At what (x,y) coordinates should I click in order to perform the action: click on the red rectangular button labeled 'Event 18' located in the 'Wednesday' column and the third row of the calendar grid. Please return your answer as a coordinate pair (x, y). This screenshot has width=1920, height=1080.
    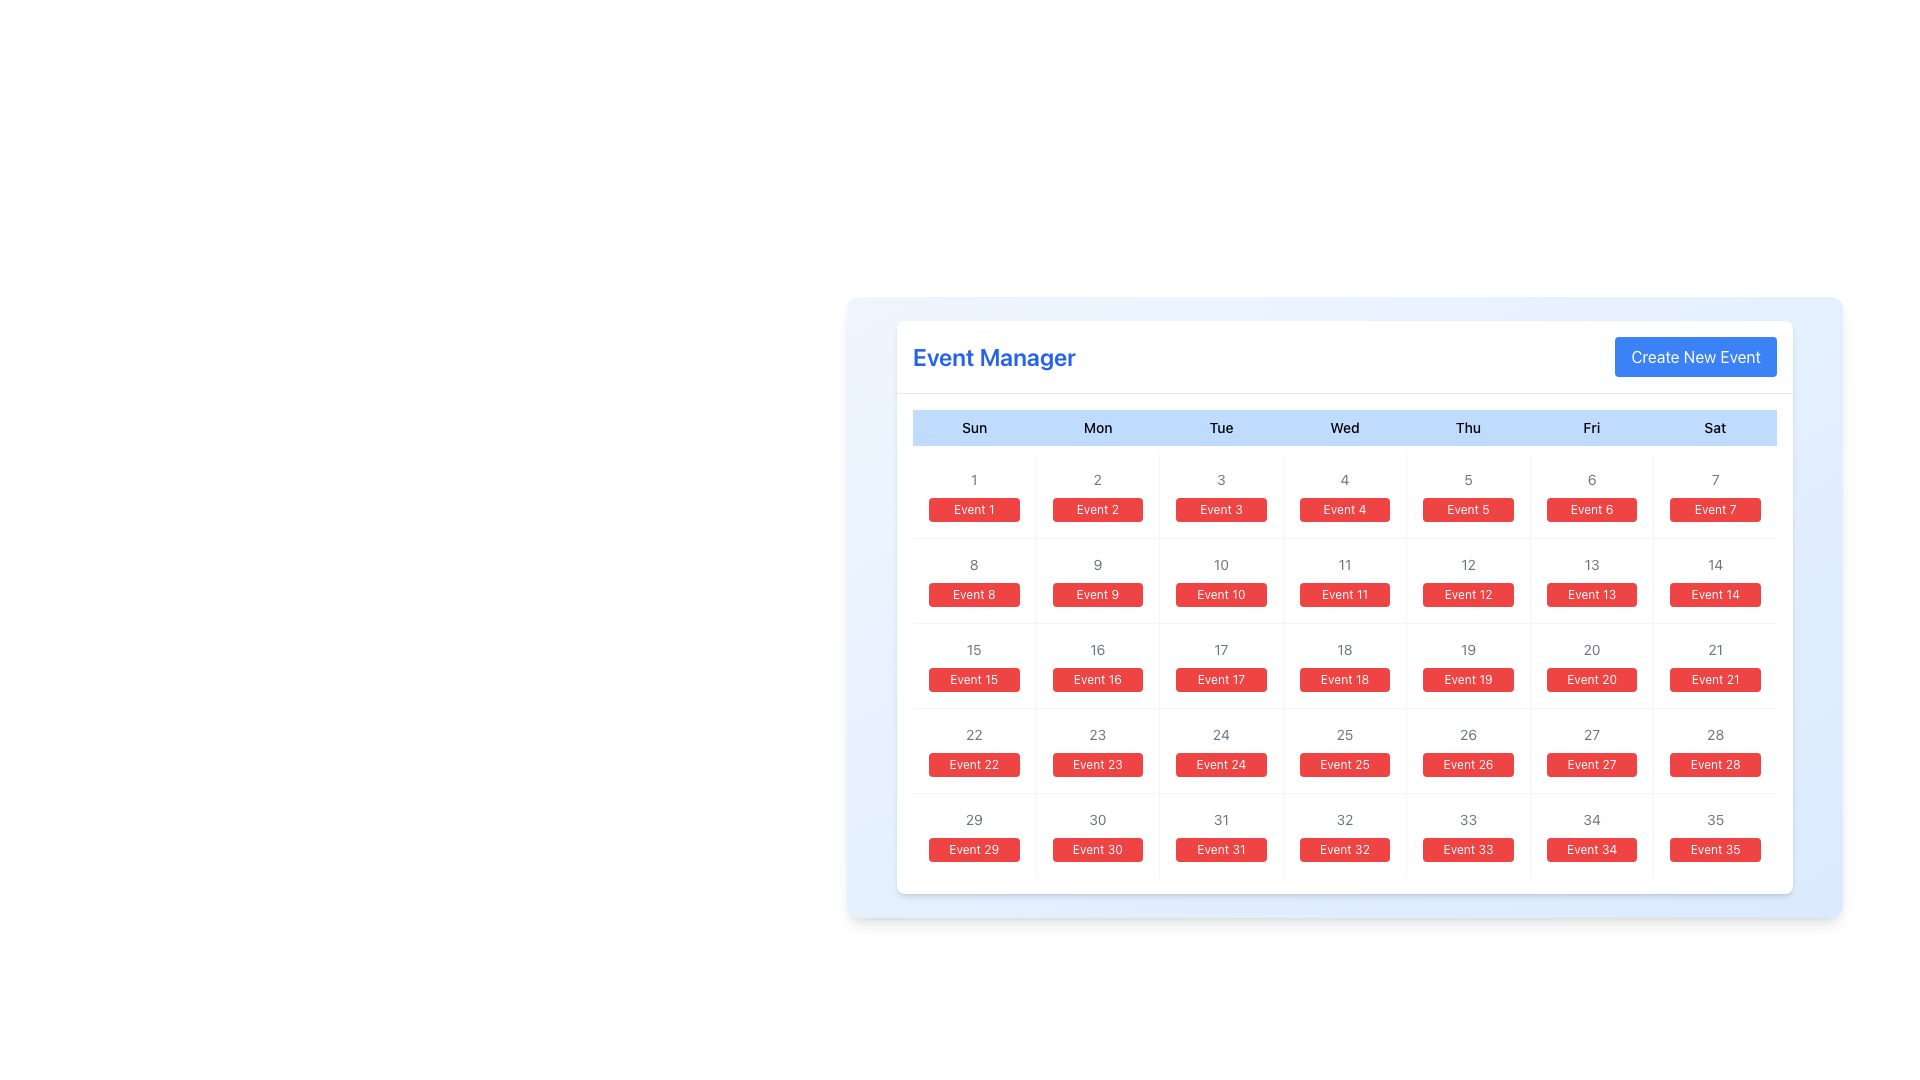
    Looking at the image, I should click on (1344, 644).